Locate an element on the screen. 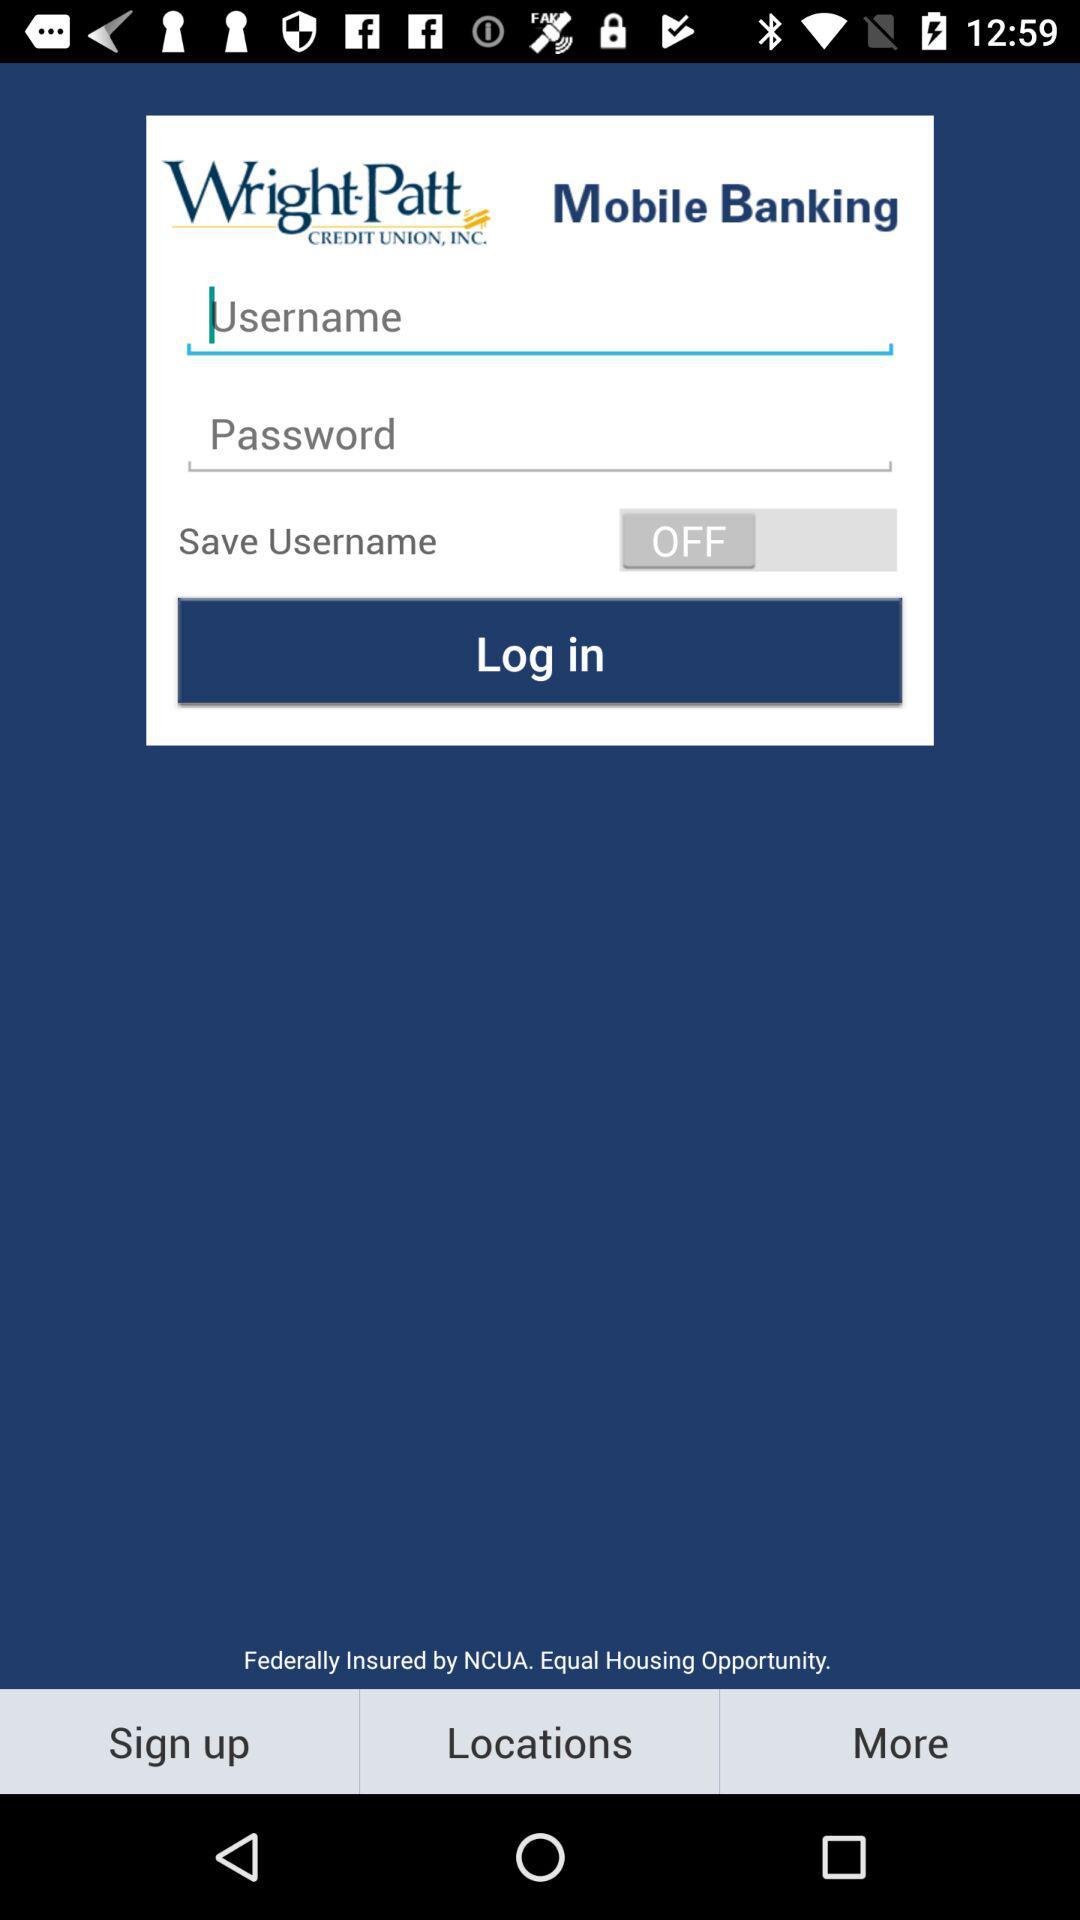 The height and width of the screenshot is (1920, 1080). item below federally insured by icon is located at coordinates (178, 1740).